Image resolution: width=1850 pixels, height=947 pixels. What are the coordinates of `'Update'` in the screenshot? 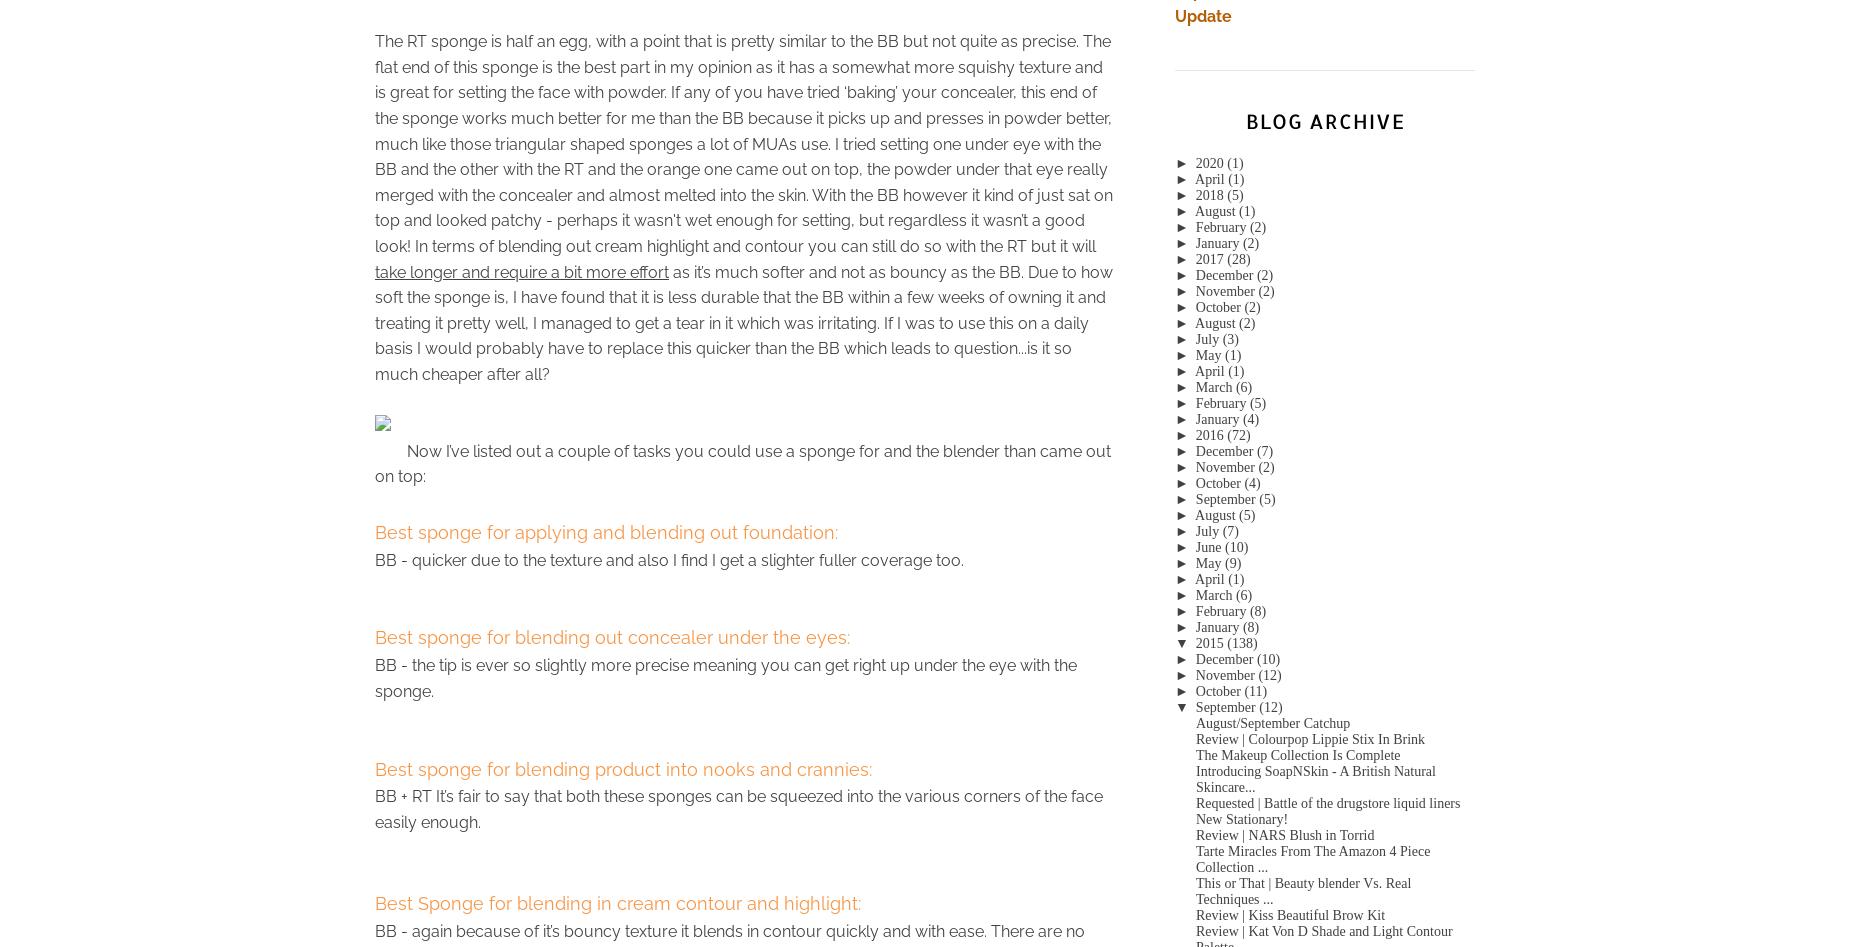 It's located at (1202, 16).